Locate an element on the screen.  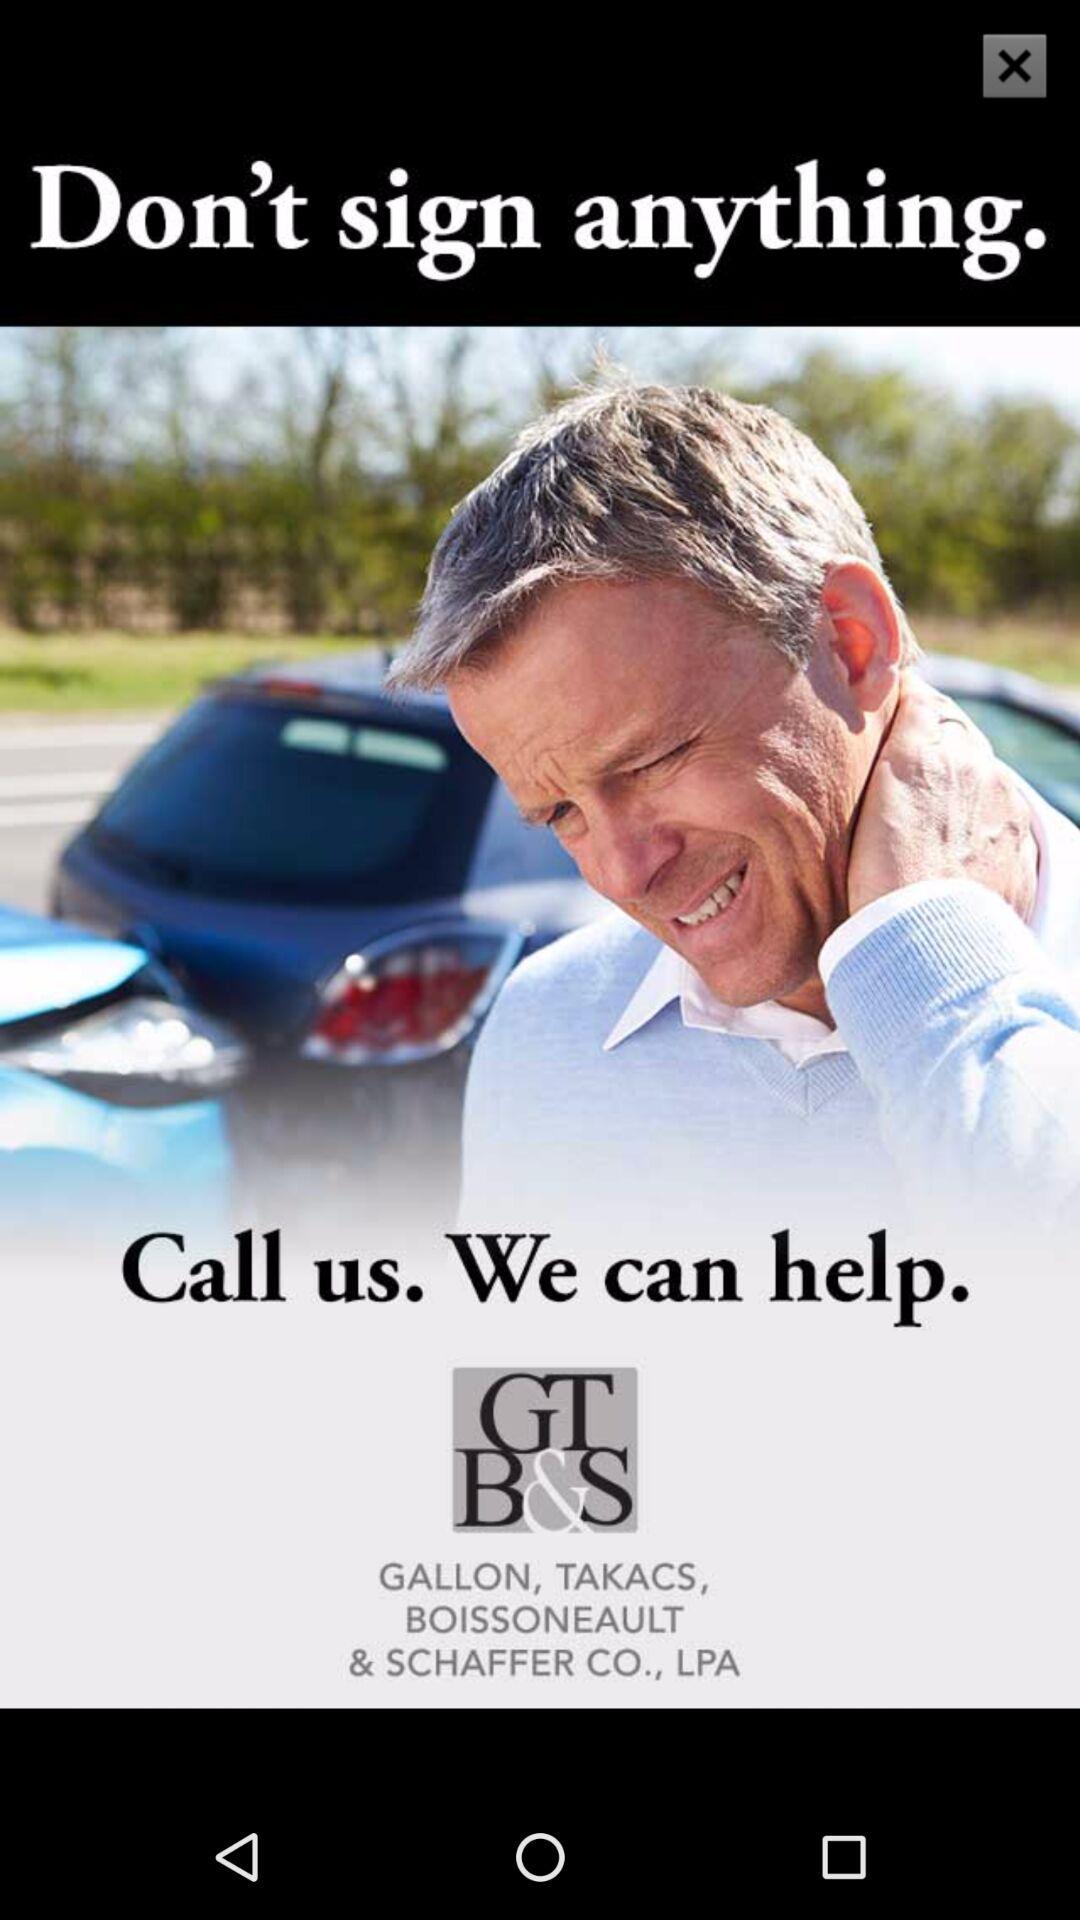
the close icon is located at coordinates (1001, 83).